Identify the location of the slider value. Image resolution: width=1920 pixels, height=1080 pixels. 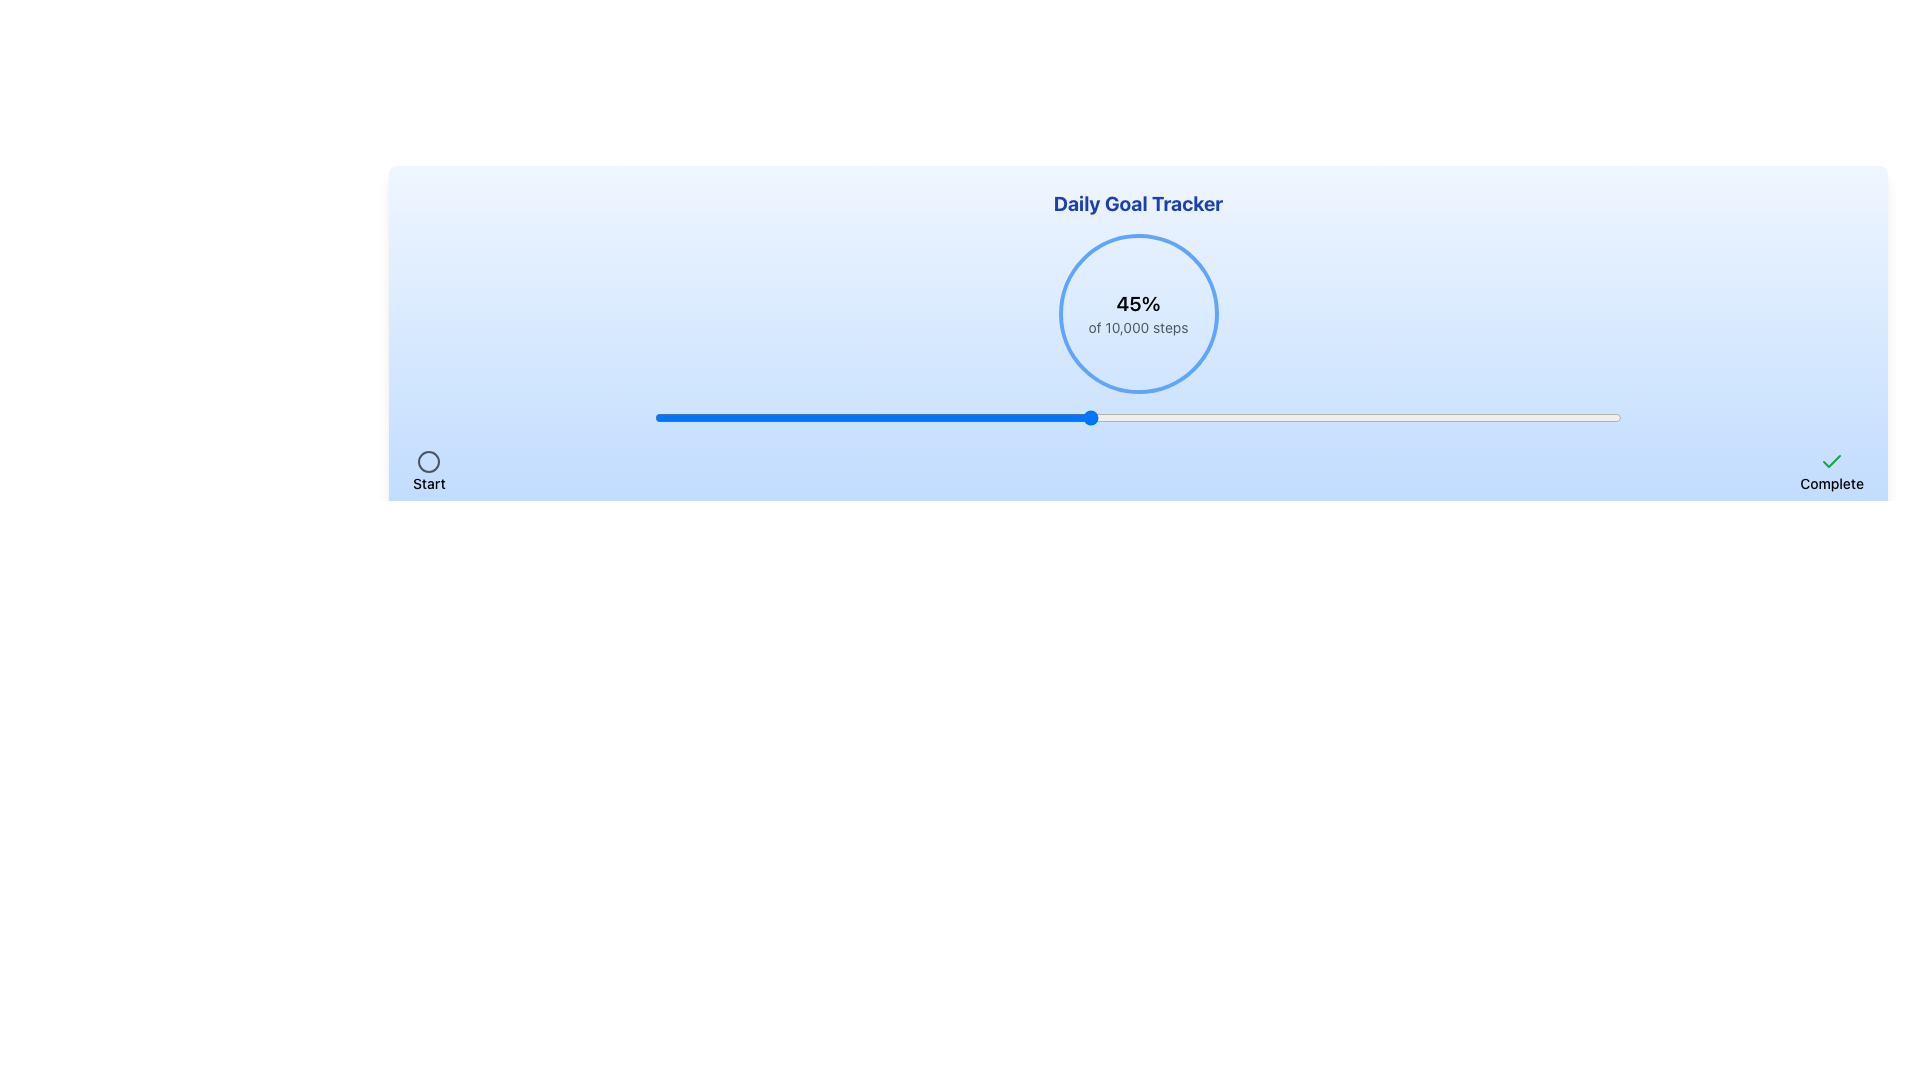
(1148, 416).